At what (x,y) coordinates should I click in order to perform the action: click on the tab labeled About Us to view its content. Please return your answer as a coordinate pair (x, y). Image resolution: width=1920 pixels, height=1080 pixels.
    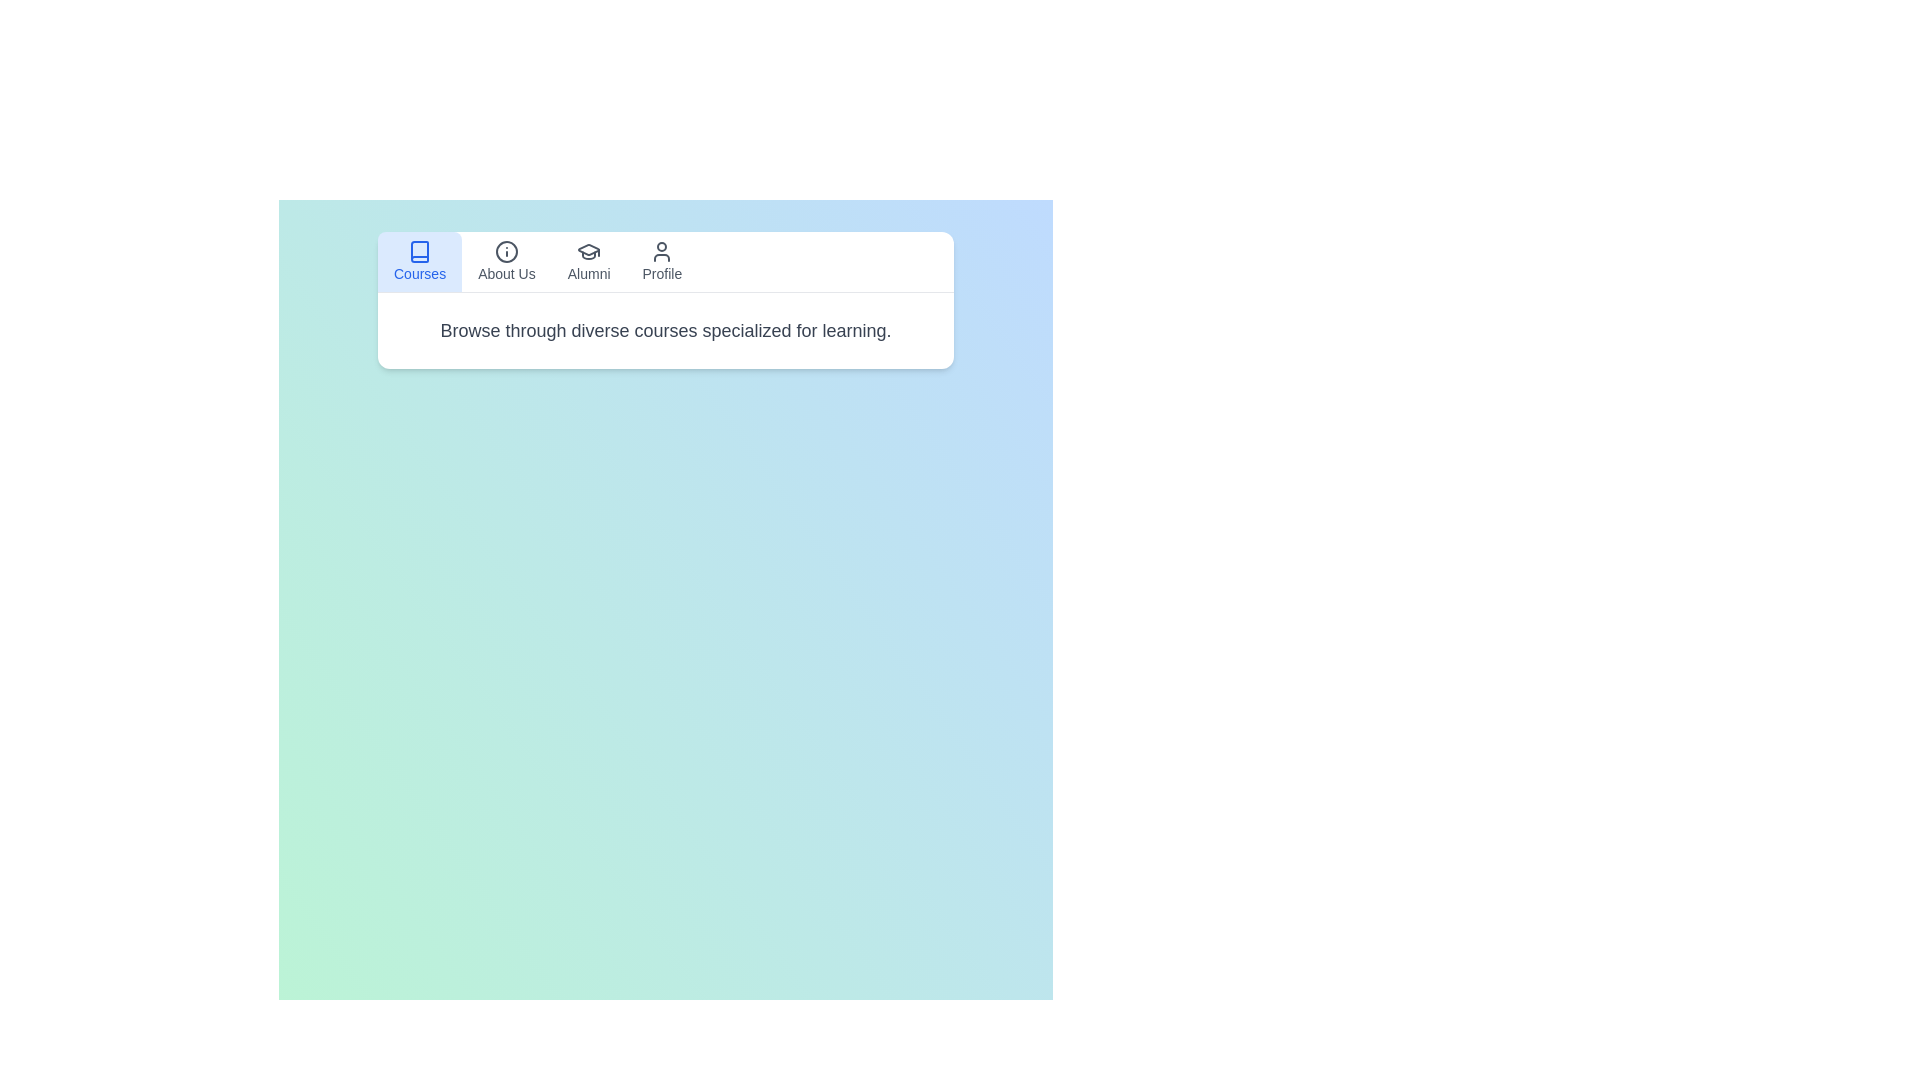
    Looking at the image, I should click on (505, 261).